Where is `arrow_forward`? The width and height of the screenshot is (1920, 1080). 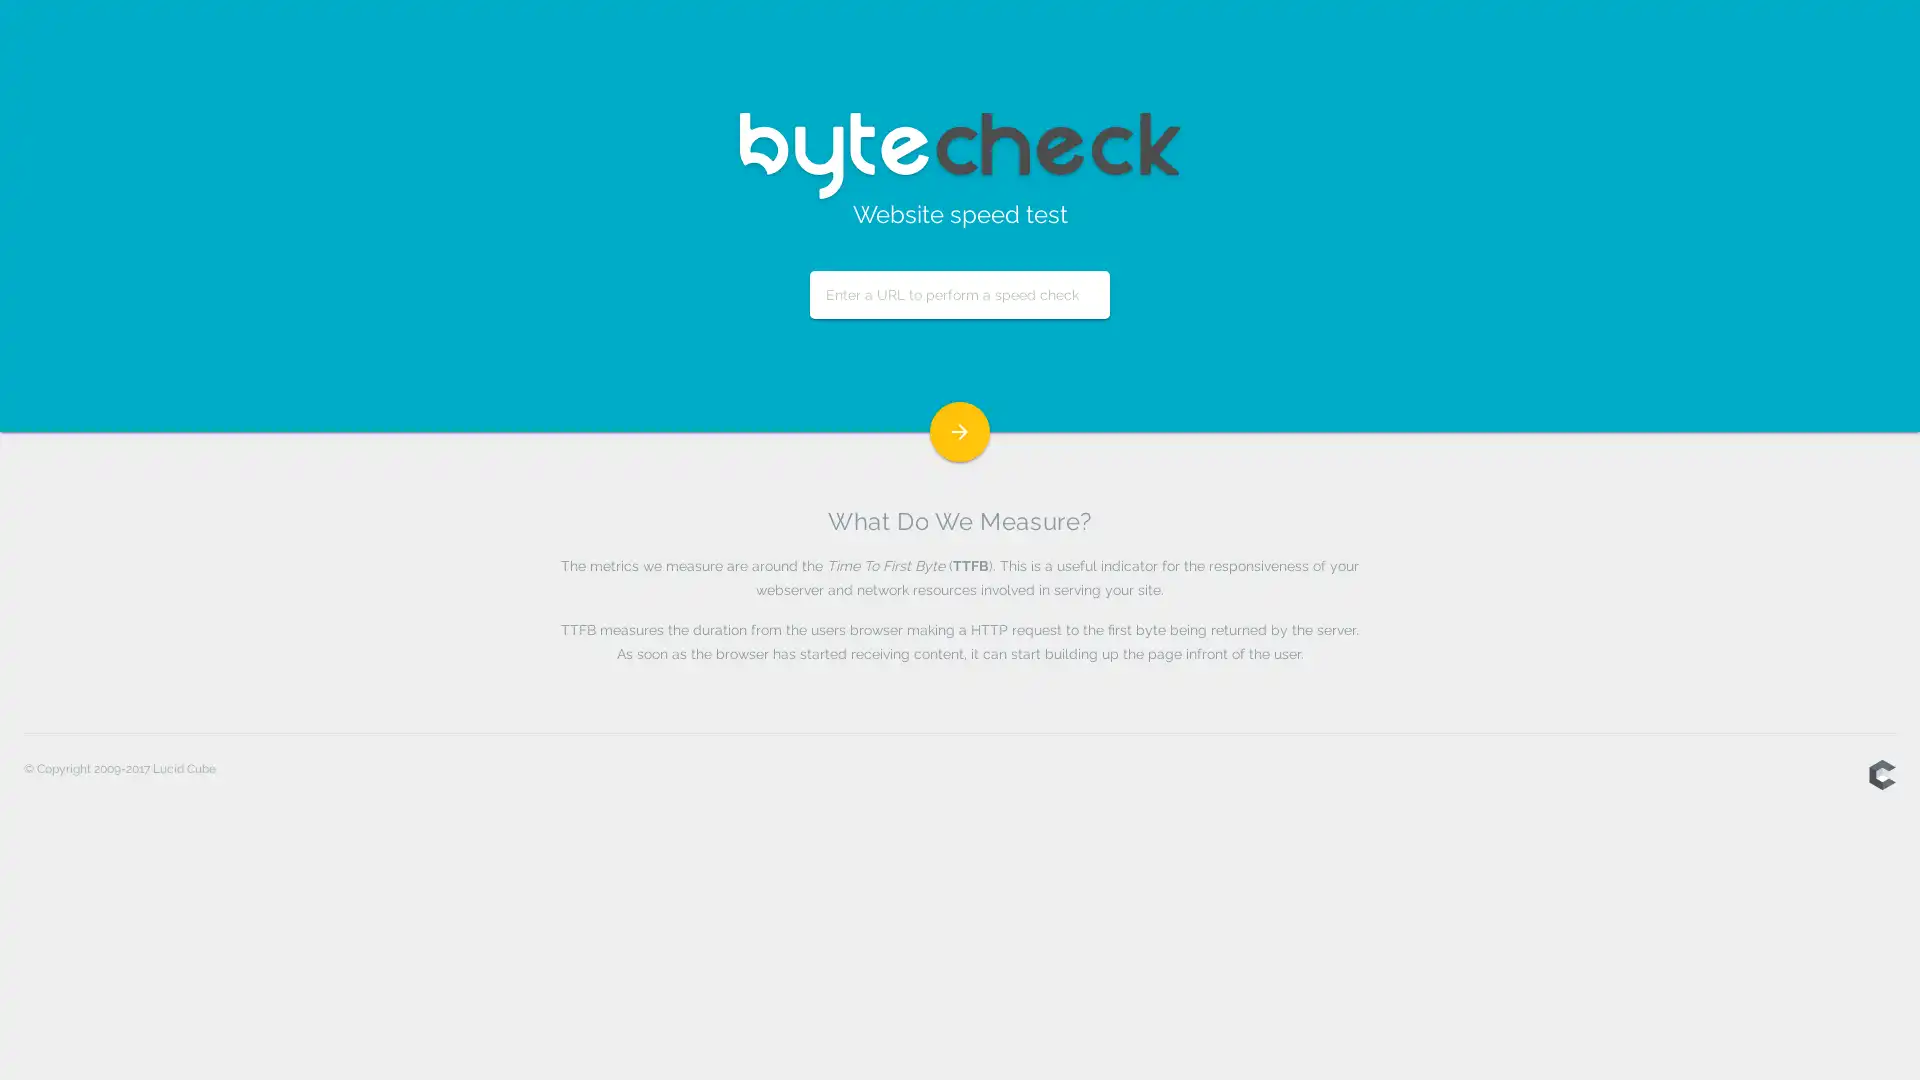 arrow_forward is located at coordinates (960, 431).